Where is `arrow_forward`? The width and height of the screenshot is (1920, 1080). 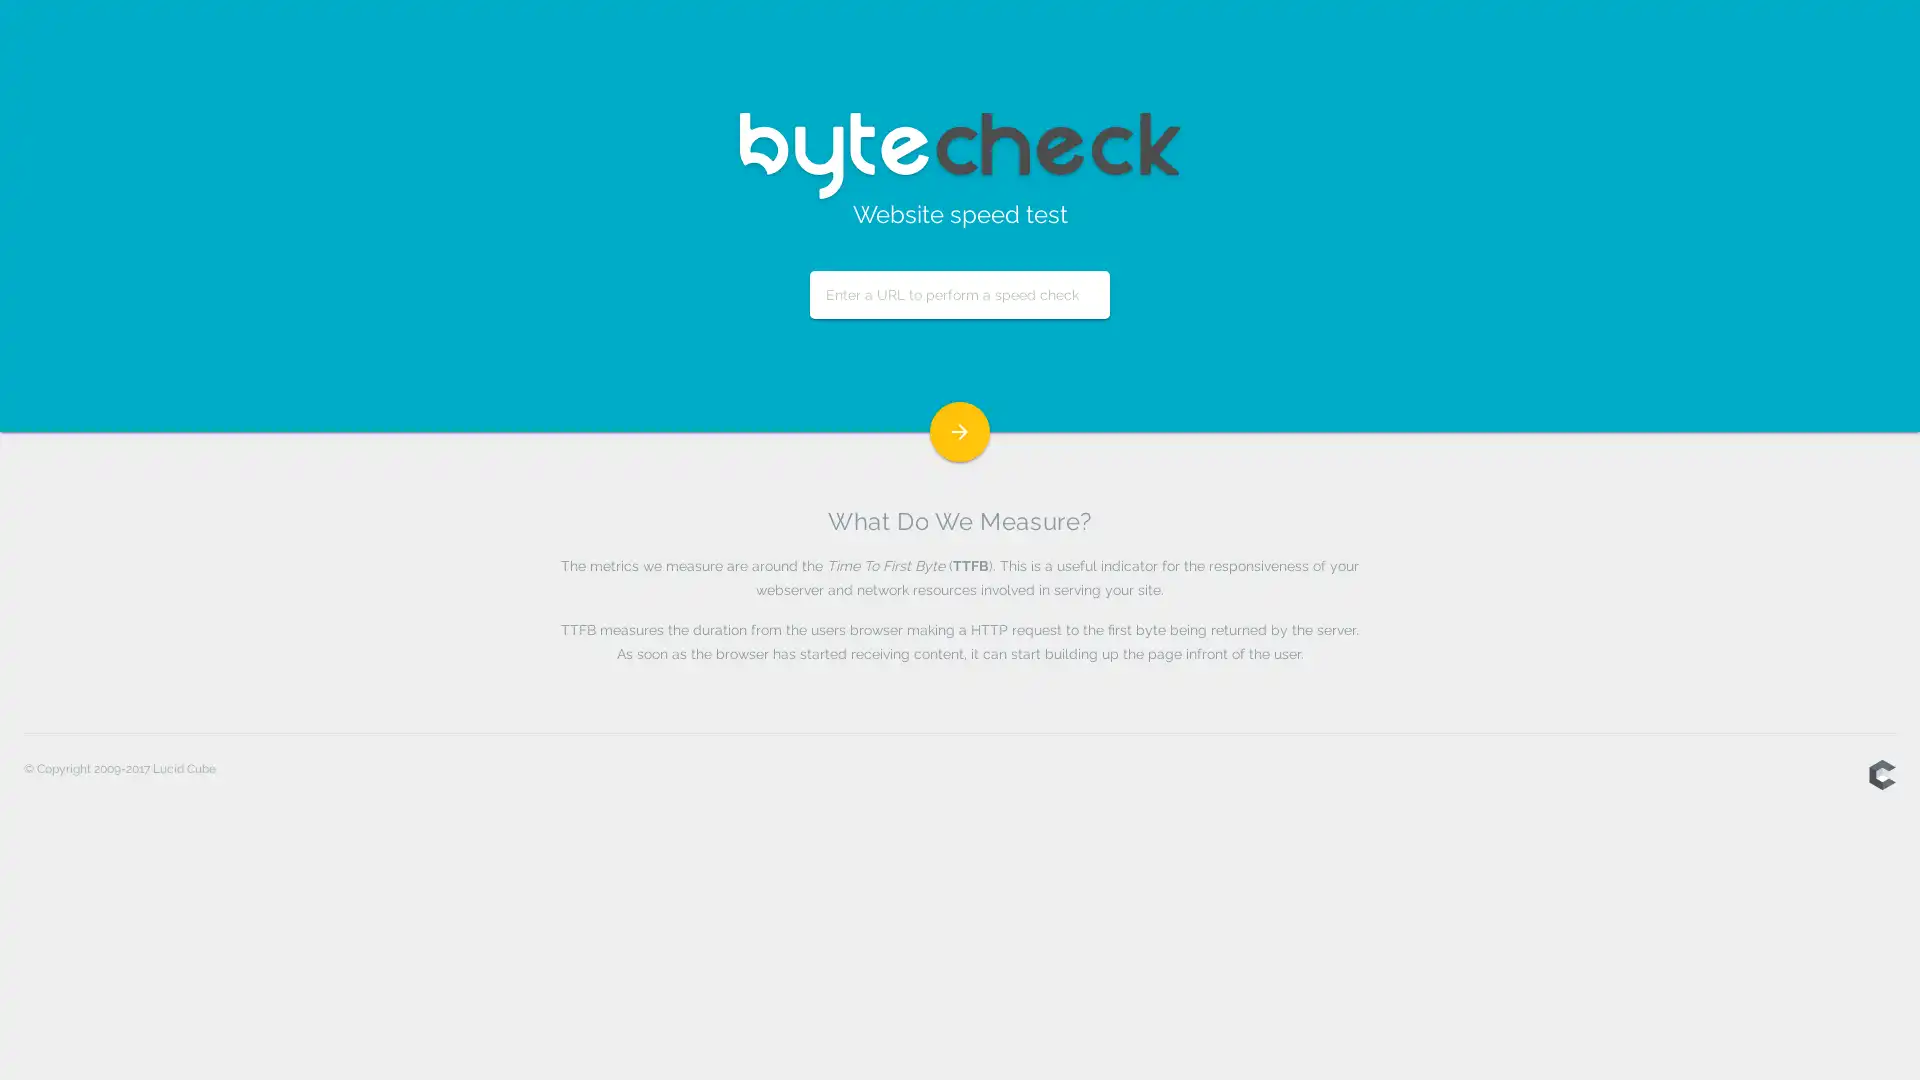 arrow_forward is located at coordinates (960, 431).